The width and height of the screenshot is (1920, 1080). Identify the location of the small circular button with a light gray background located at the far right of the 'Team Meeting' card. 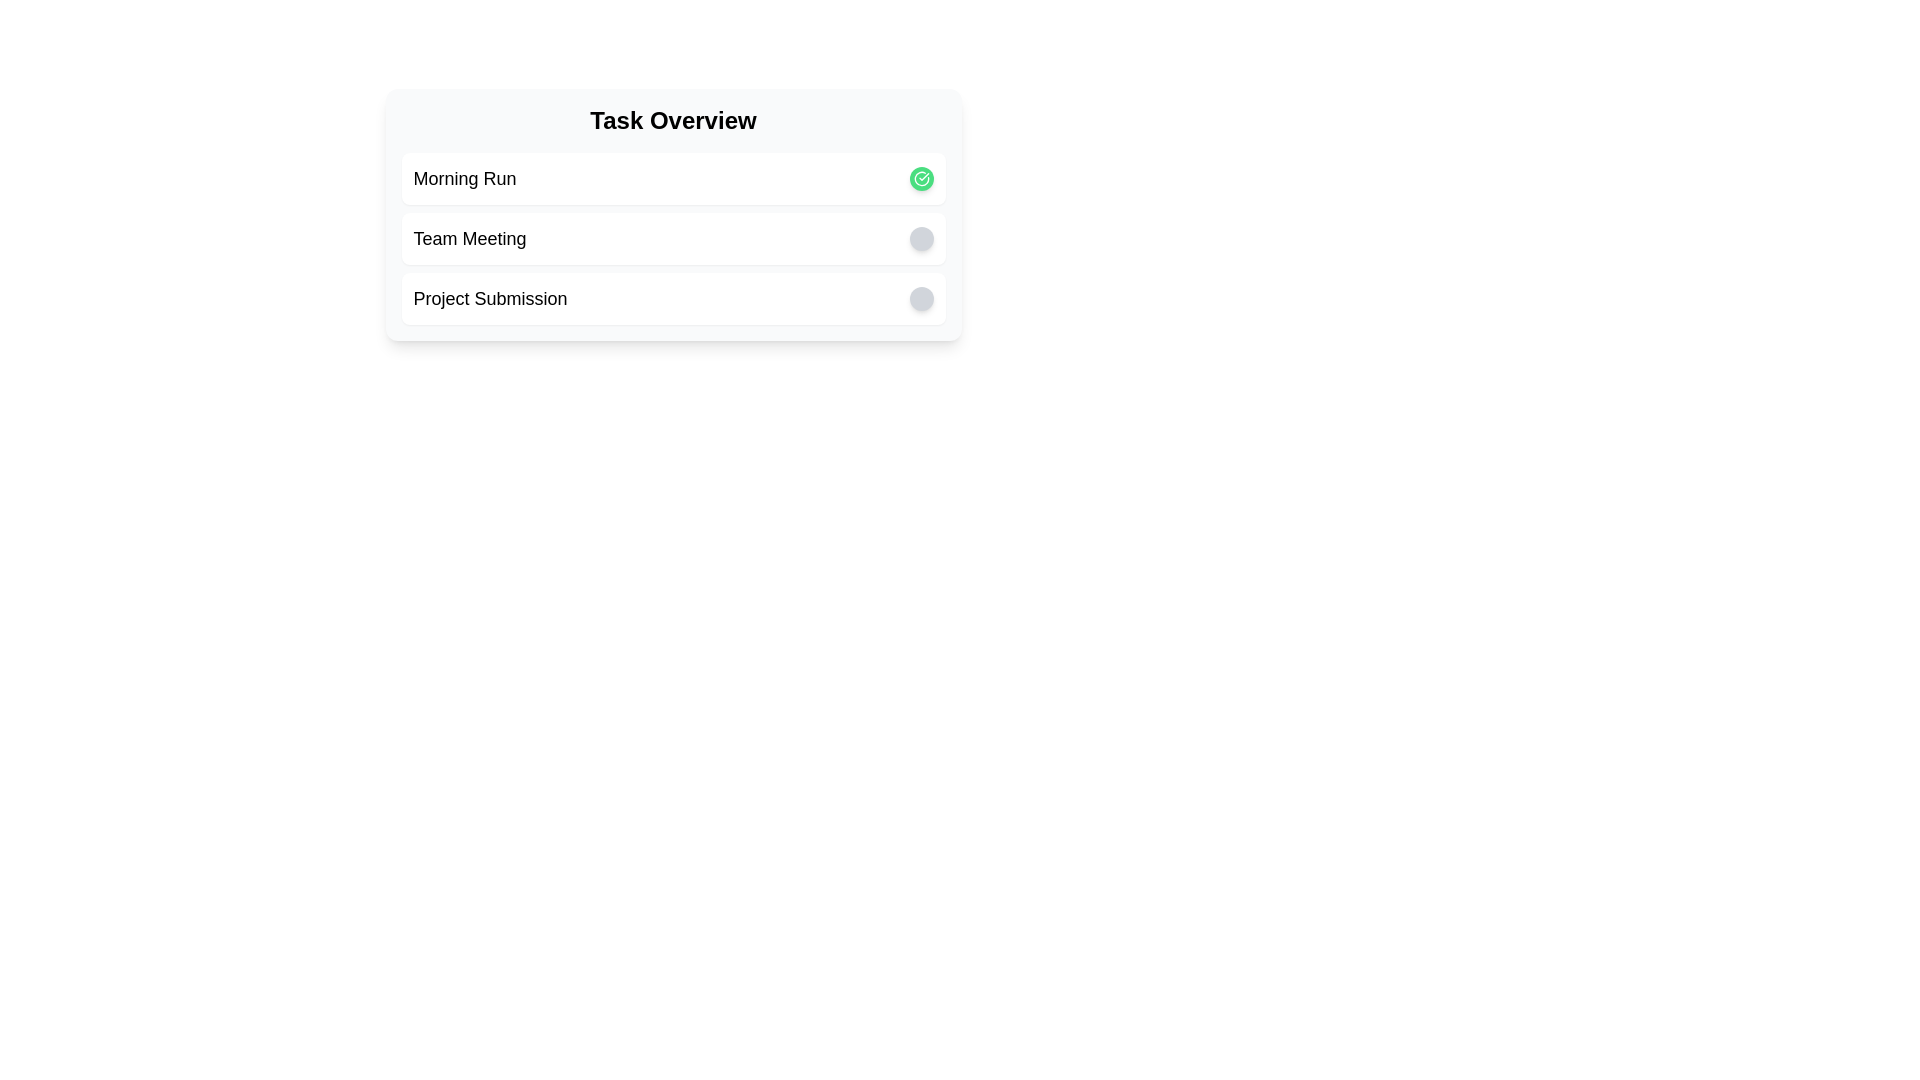
(920, 238).